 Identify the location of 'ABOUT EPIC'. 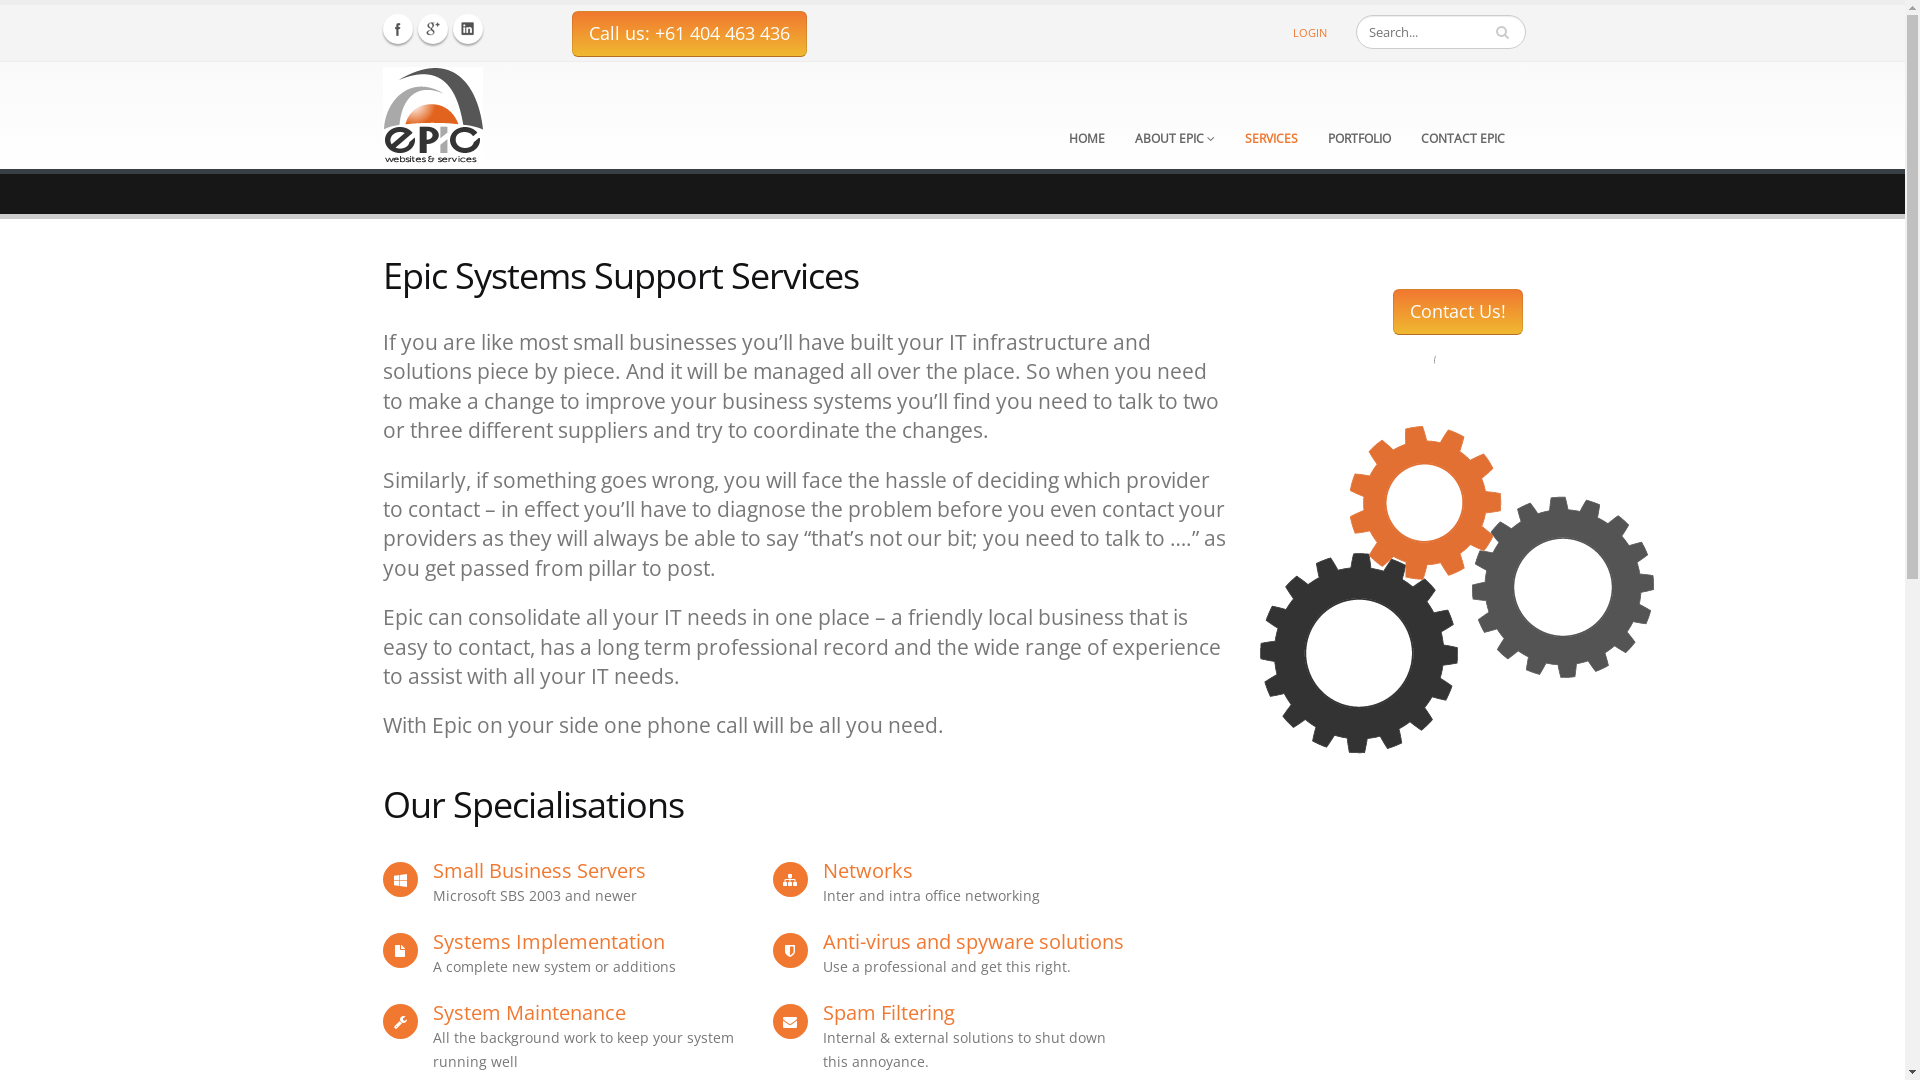
(1175, 123).